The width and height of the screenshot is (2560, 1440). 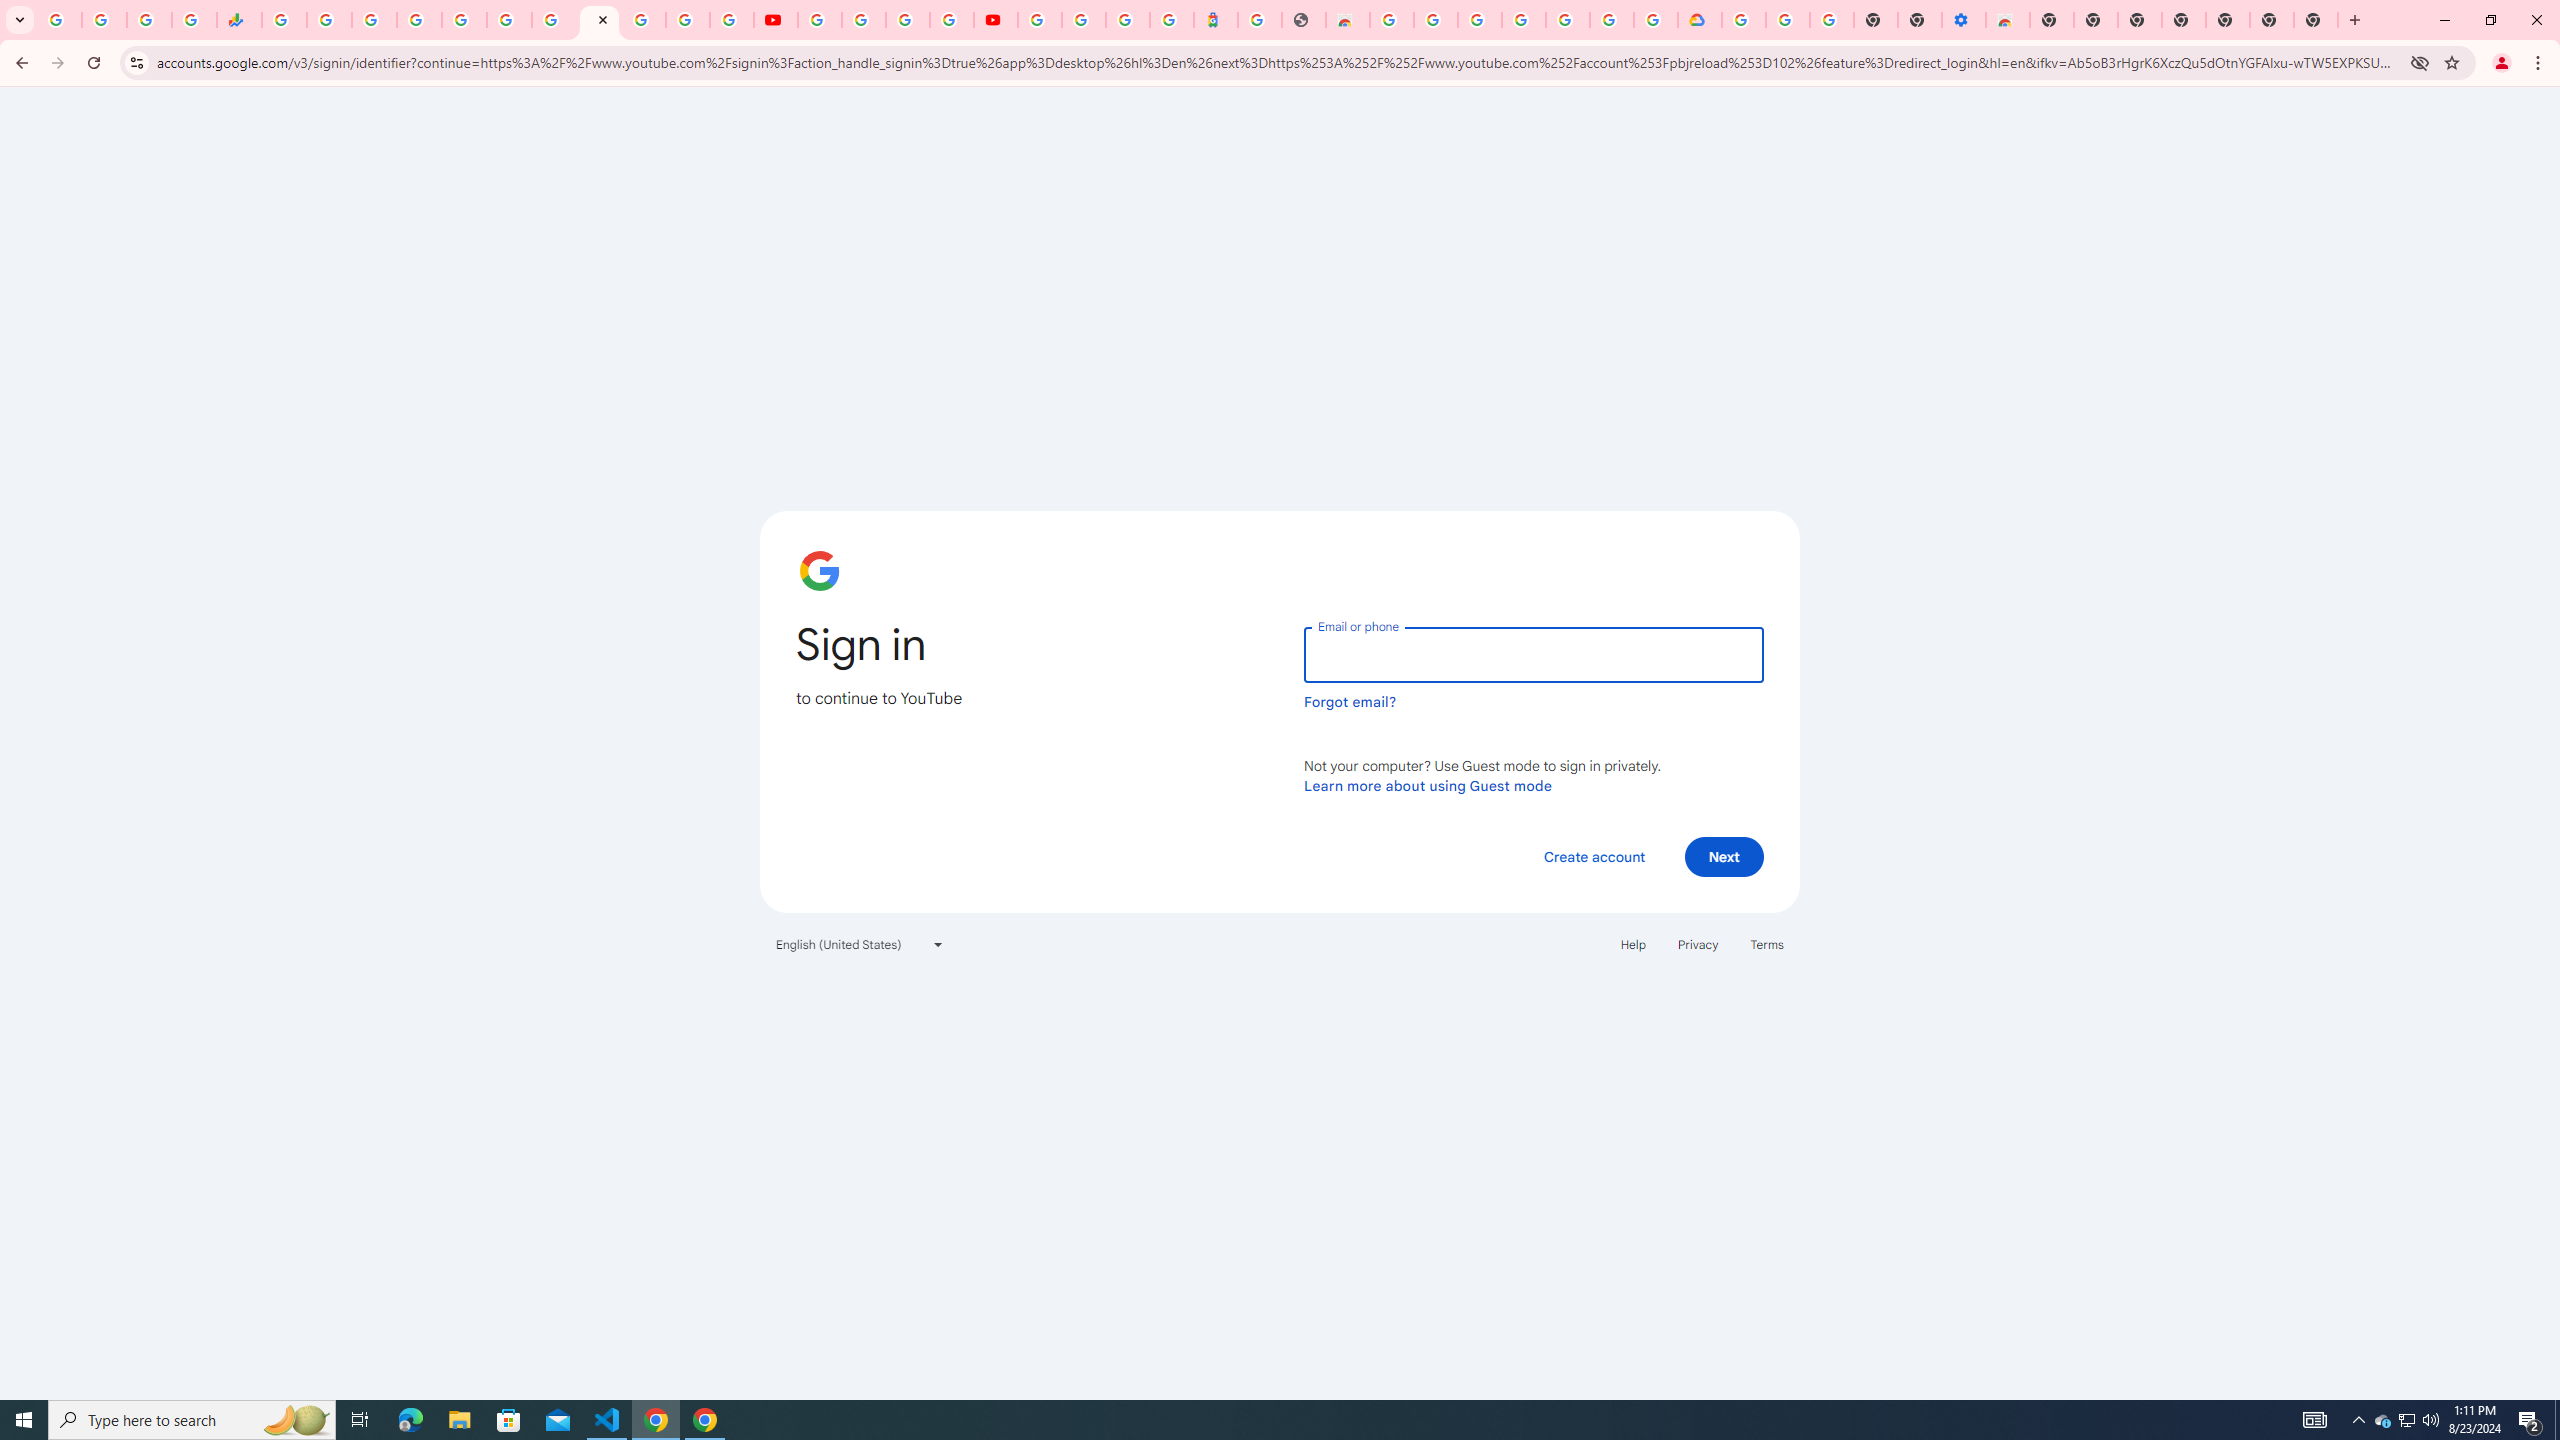 What do you see at coordinates (2050, 19) in the screenshot?
I see `'New Tab'` at bounding box center [2050, 19].